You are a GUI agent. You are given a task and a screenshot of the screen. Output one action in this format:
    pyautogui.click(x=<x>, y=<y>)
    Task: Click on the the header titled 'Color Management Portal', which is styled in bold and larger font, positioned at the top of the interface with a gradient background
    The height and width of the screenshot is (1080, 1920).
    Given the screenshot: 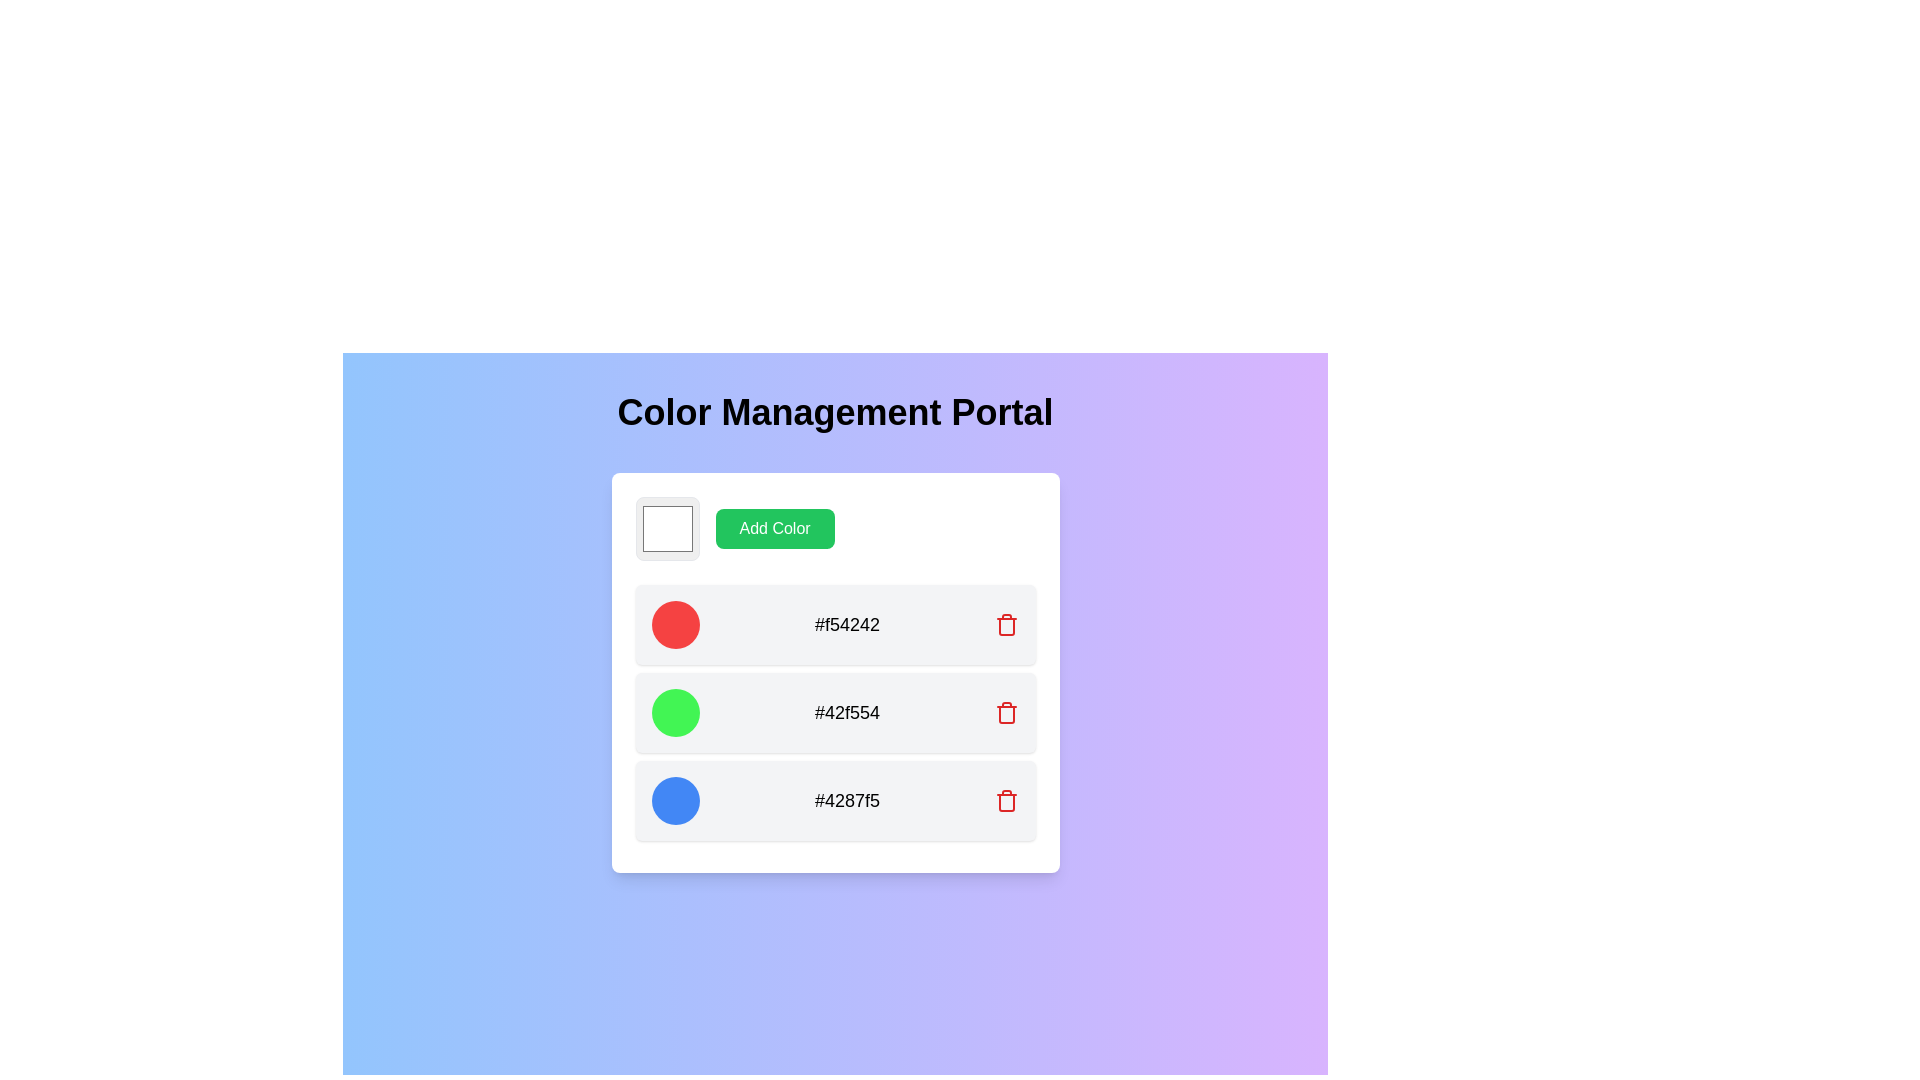 What is the action you would take?
    pyautogui.click(x=835, y=411)
    